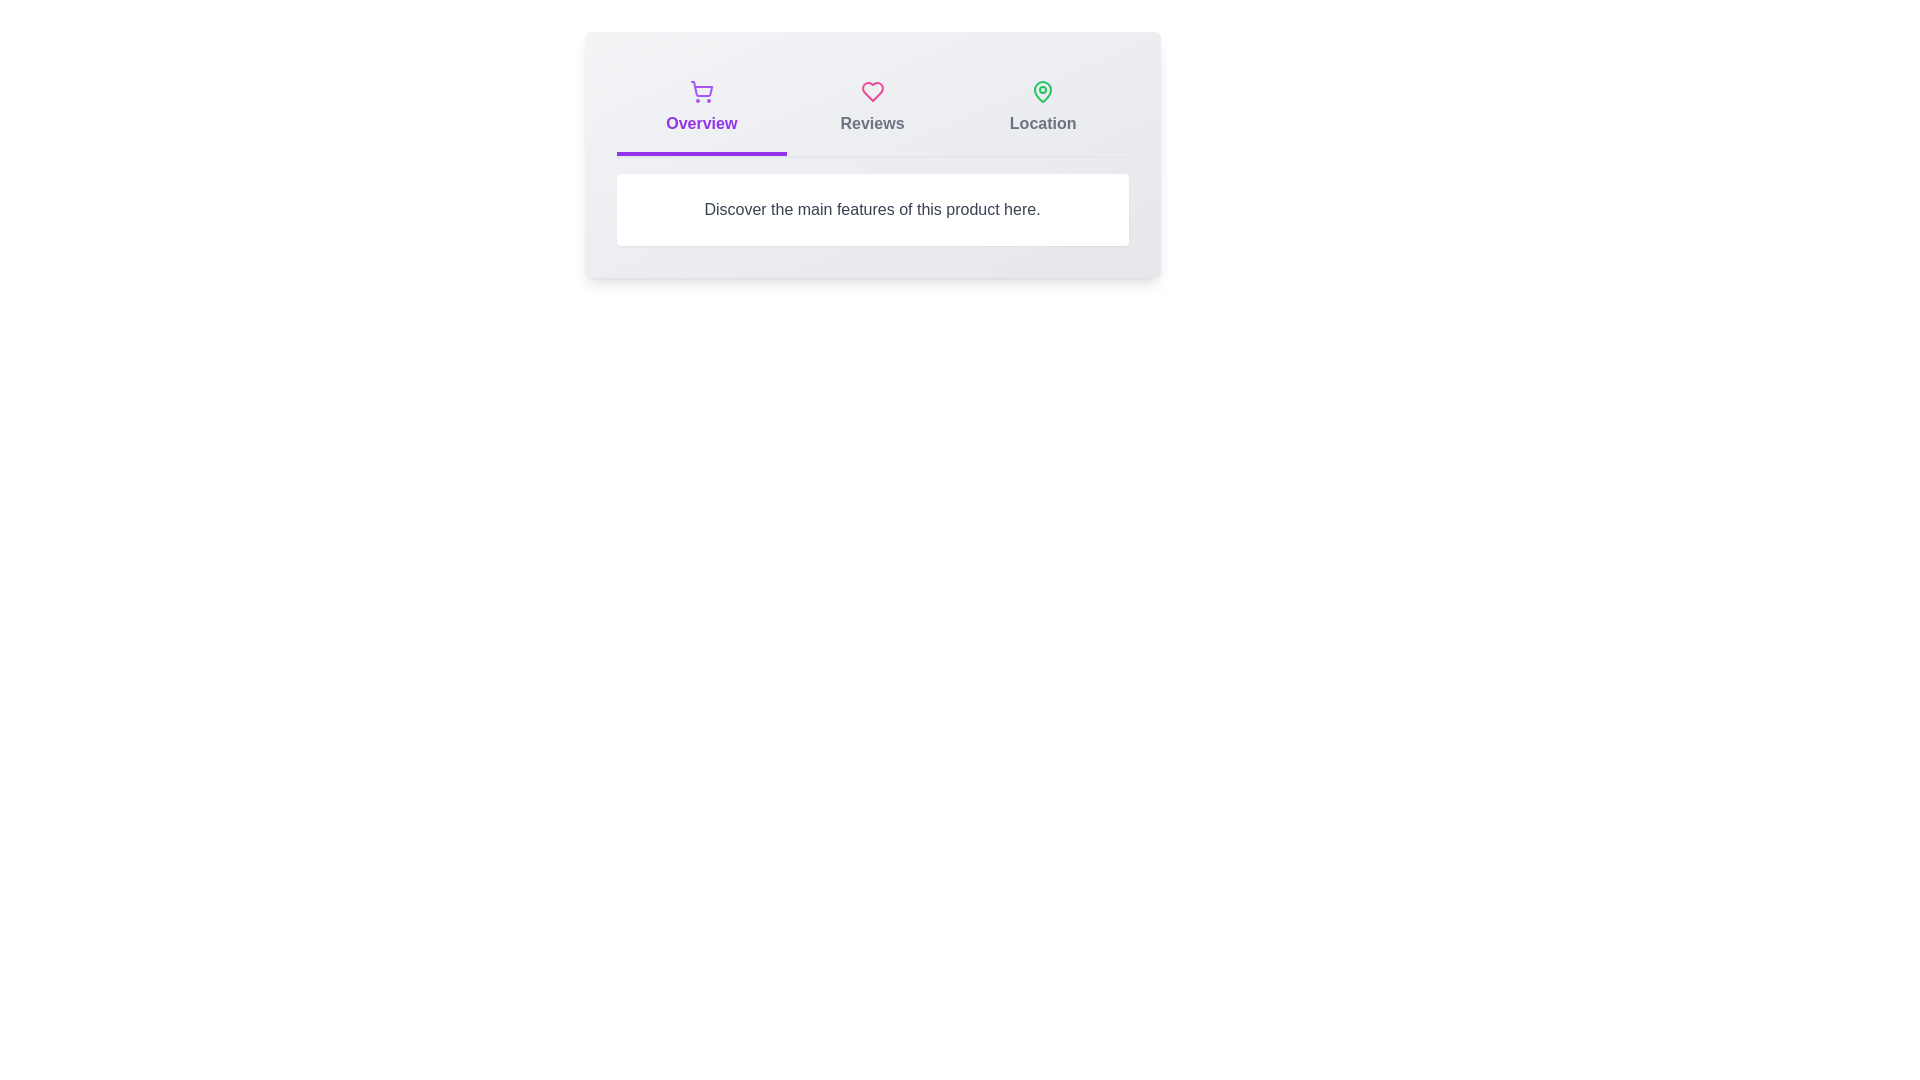 This screenshot has width=1920, height=1080. Describe the element at coordinates (700, 110) in the screenshot. I see `the Overview tab to view its content` at that location.